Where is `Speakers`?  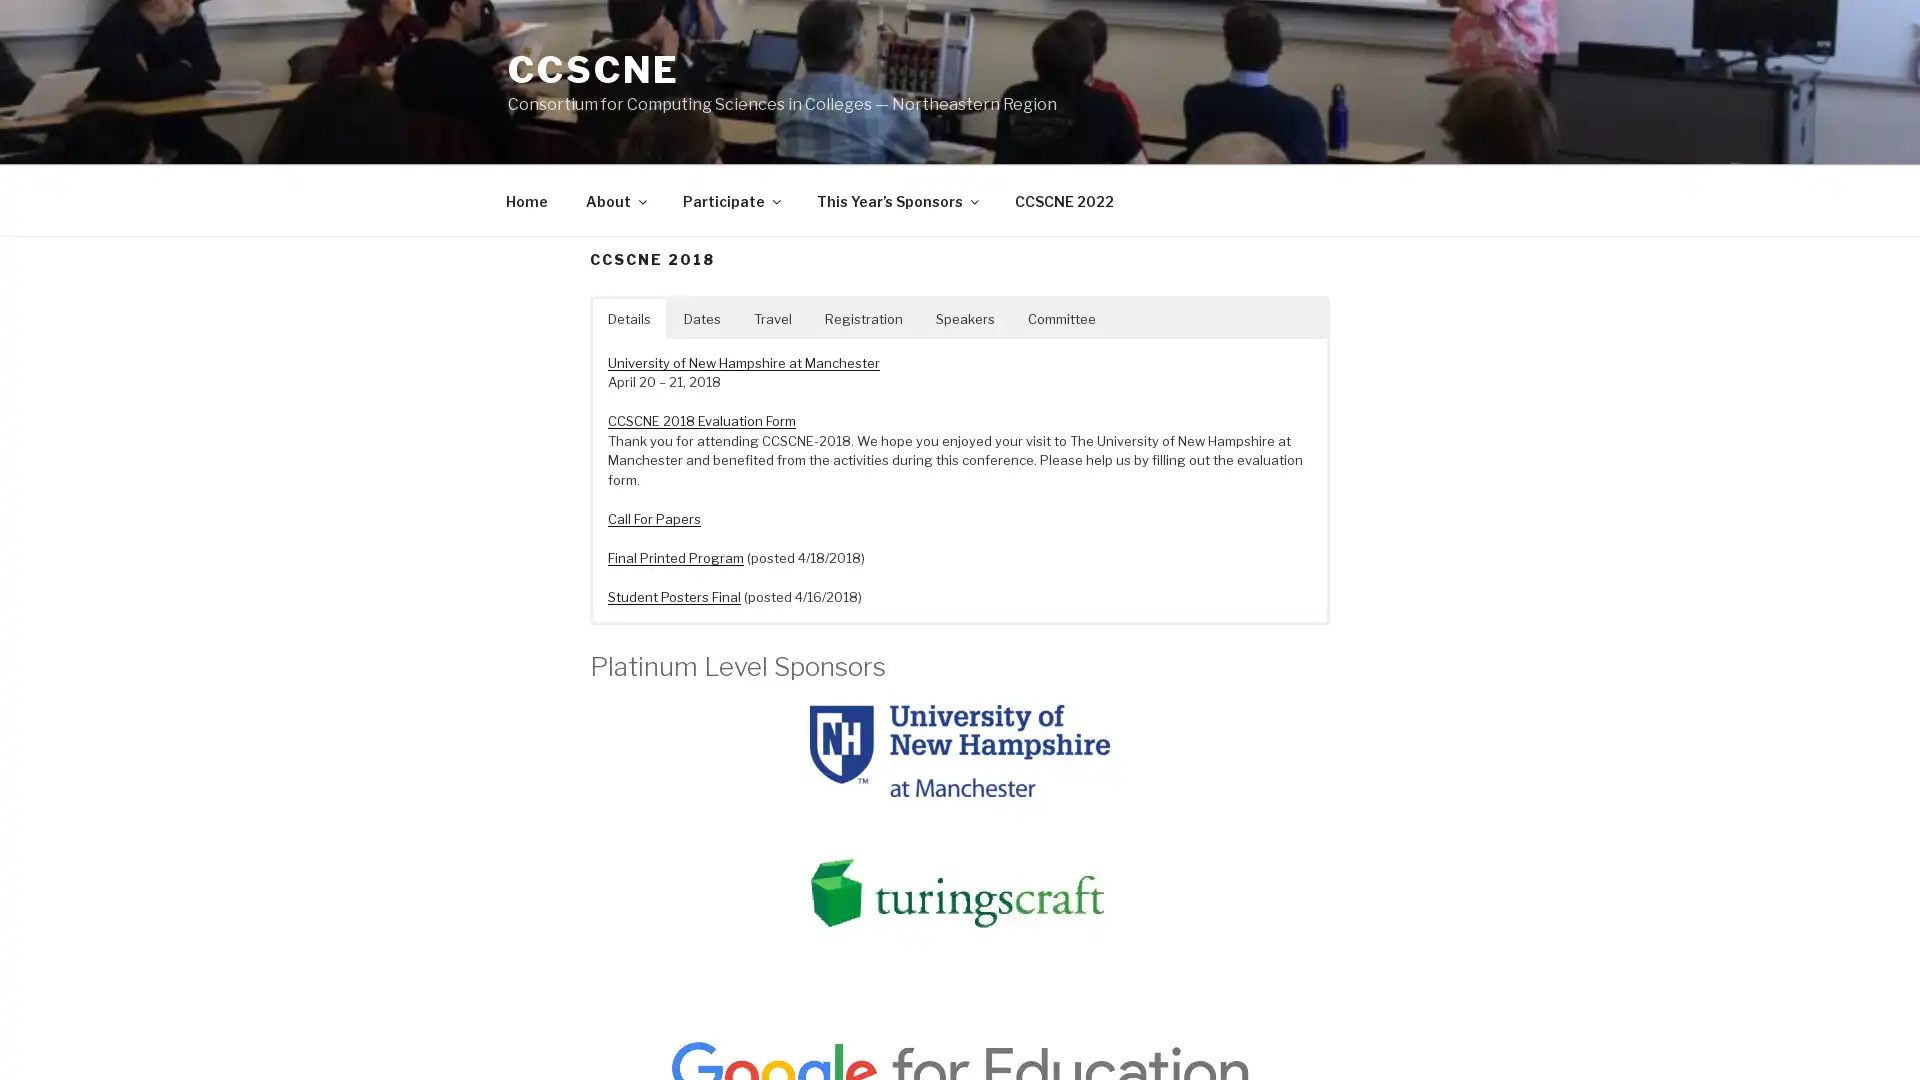 Speakers is located at coordinates (965, 316).